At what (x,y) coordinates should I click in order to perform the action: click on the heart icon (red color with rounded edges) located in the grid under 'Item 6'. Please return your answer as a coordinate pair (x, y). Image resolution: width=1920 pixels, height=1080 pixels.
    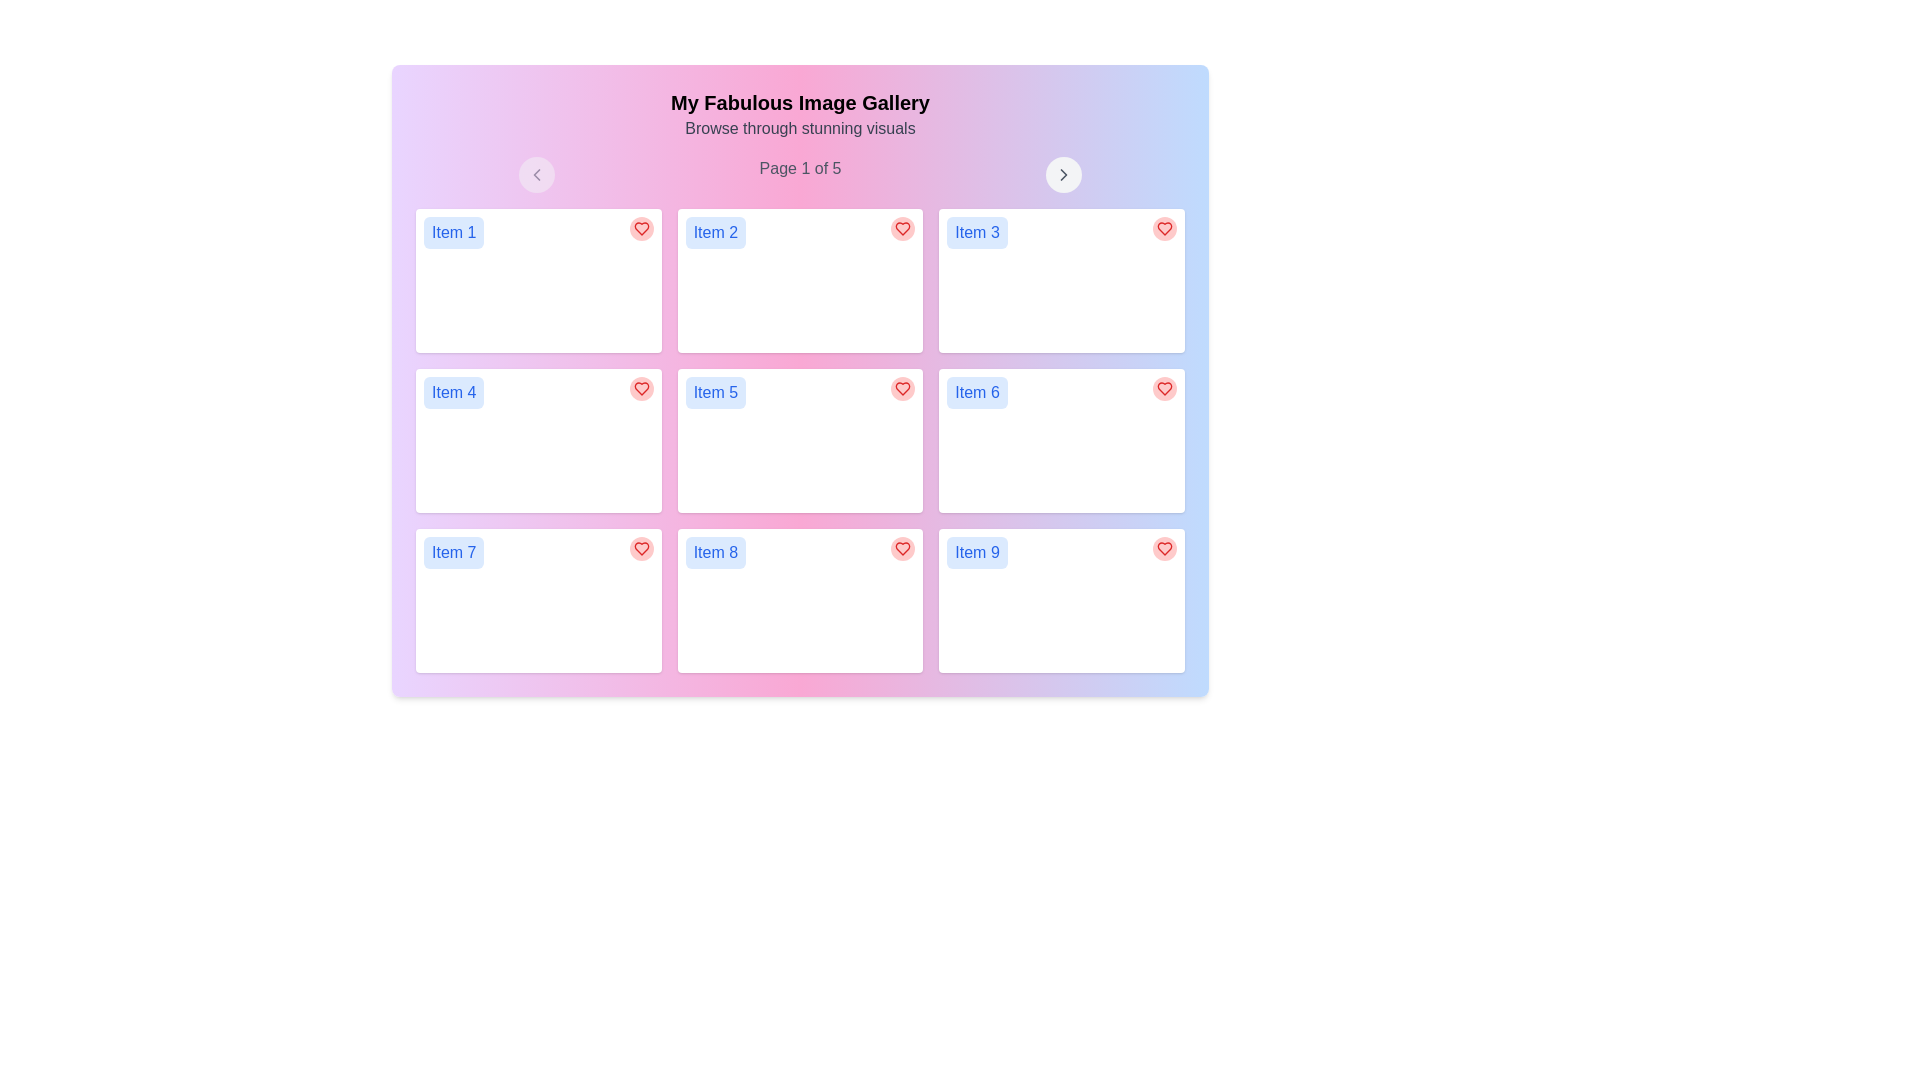
    Looking at the image, I should click on (1165, 389).